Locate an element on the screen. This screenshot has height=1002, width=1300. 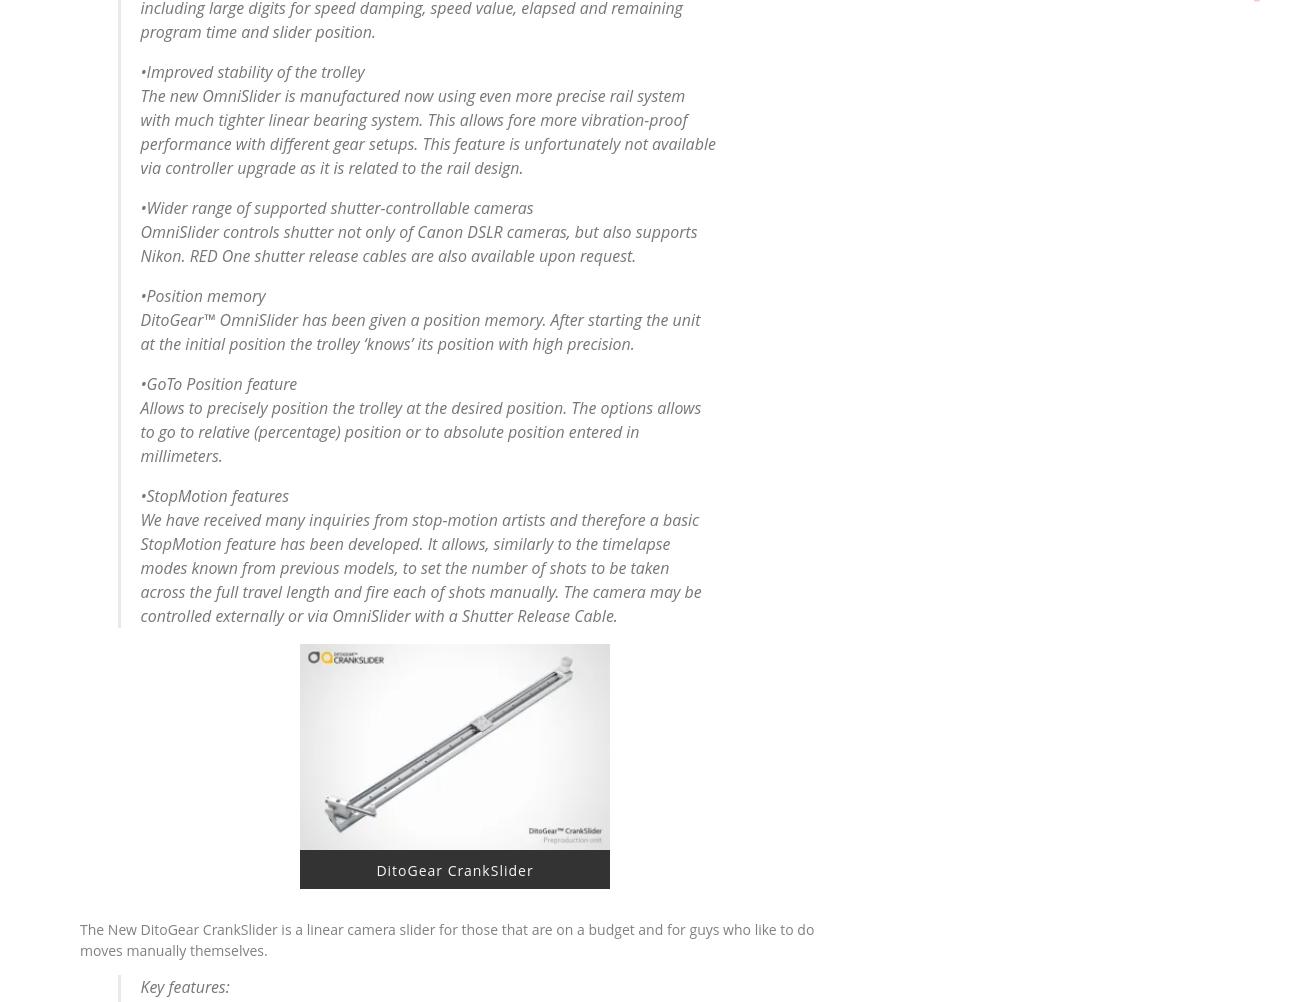
'The new OmniSlider is manufactured now using even more precise rail system with much tighter linear bearing system. This allows fore more vibration-proof performance with different gear setups. This feature is unfortunately not available via controller upgrade as it is related to the rail design.' is located at coordinates (427, 130).